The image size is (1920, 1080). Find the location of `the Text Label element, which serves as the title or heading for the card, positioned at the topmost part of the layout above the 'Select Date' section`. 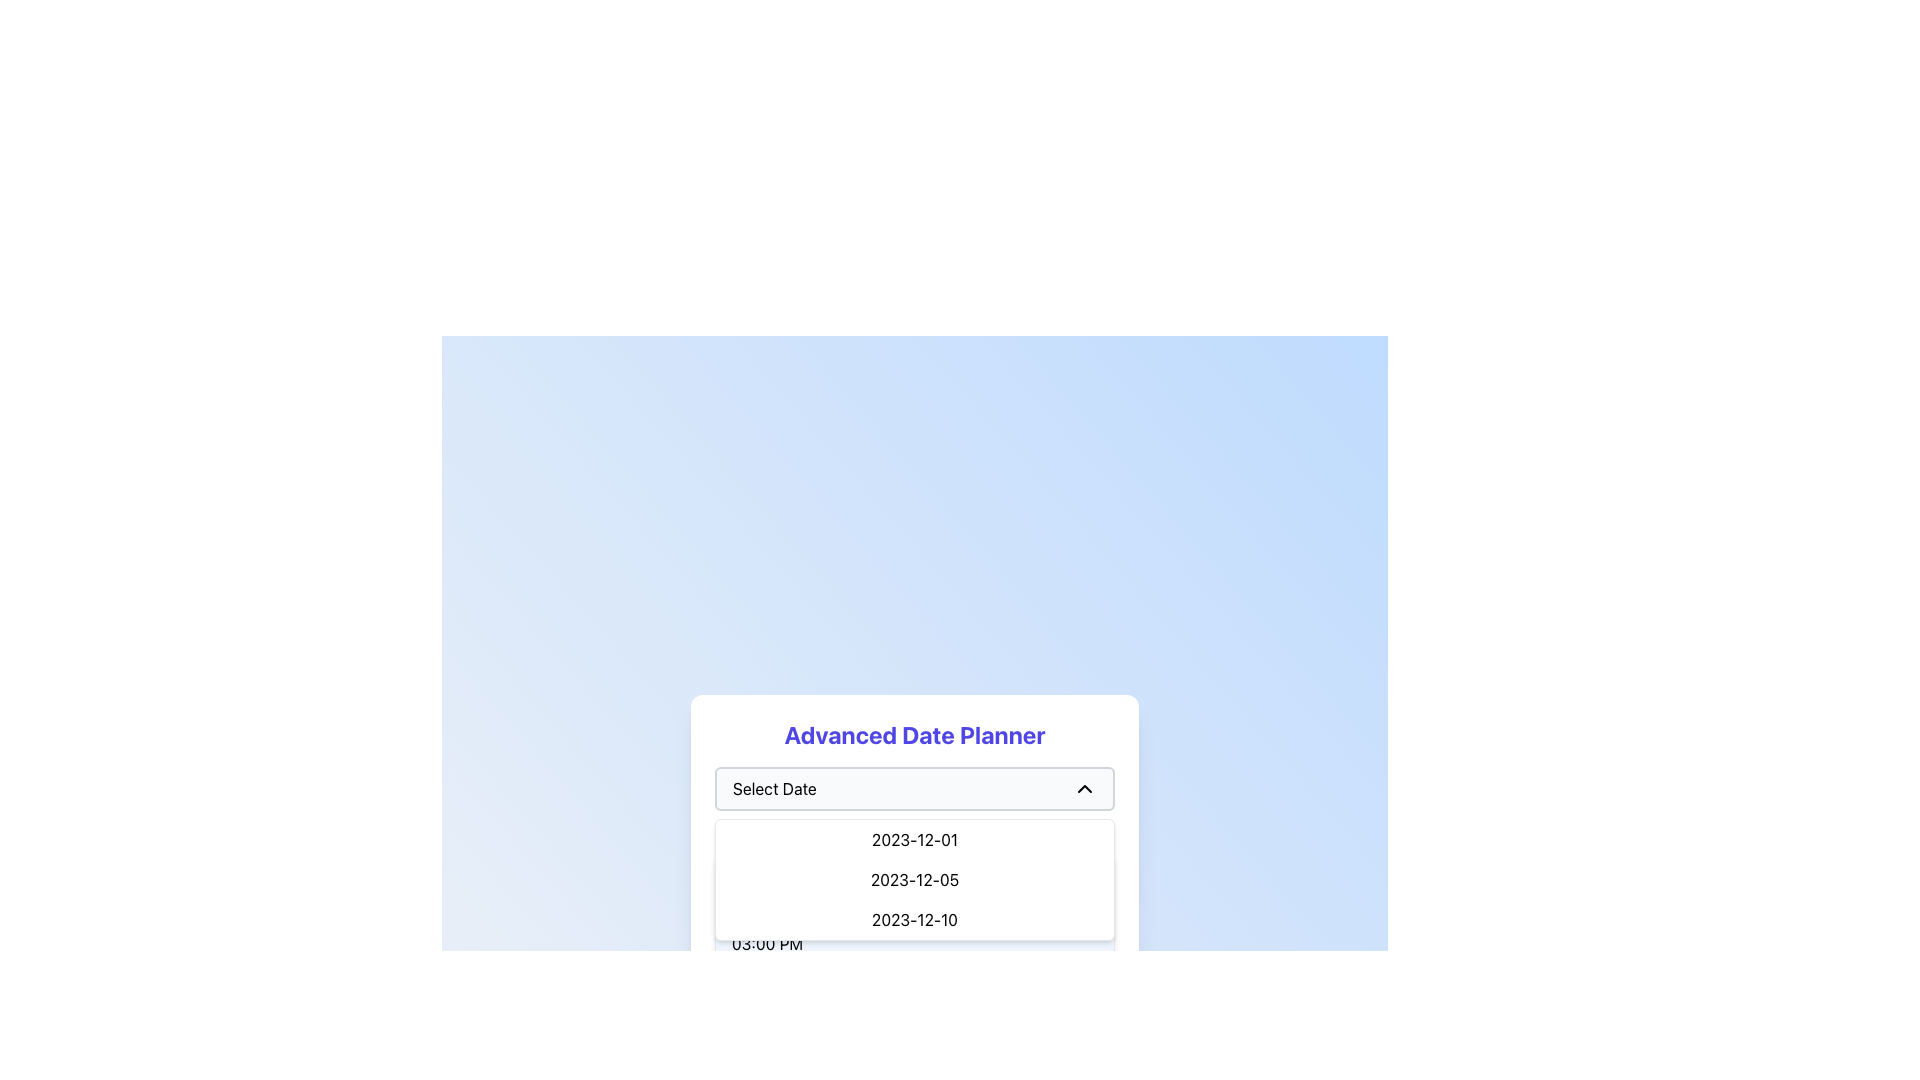

the Text Label element, which serves as the title or heading for the card, positioned at the topmost part of the layout above the 'Select Date' section is located at coordinates (914, 735).